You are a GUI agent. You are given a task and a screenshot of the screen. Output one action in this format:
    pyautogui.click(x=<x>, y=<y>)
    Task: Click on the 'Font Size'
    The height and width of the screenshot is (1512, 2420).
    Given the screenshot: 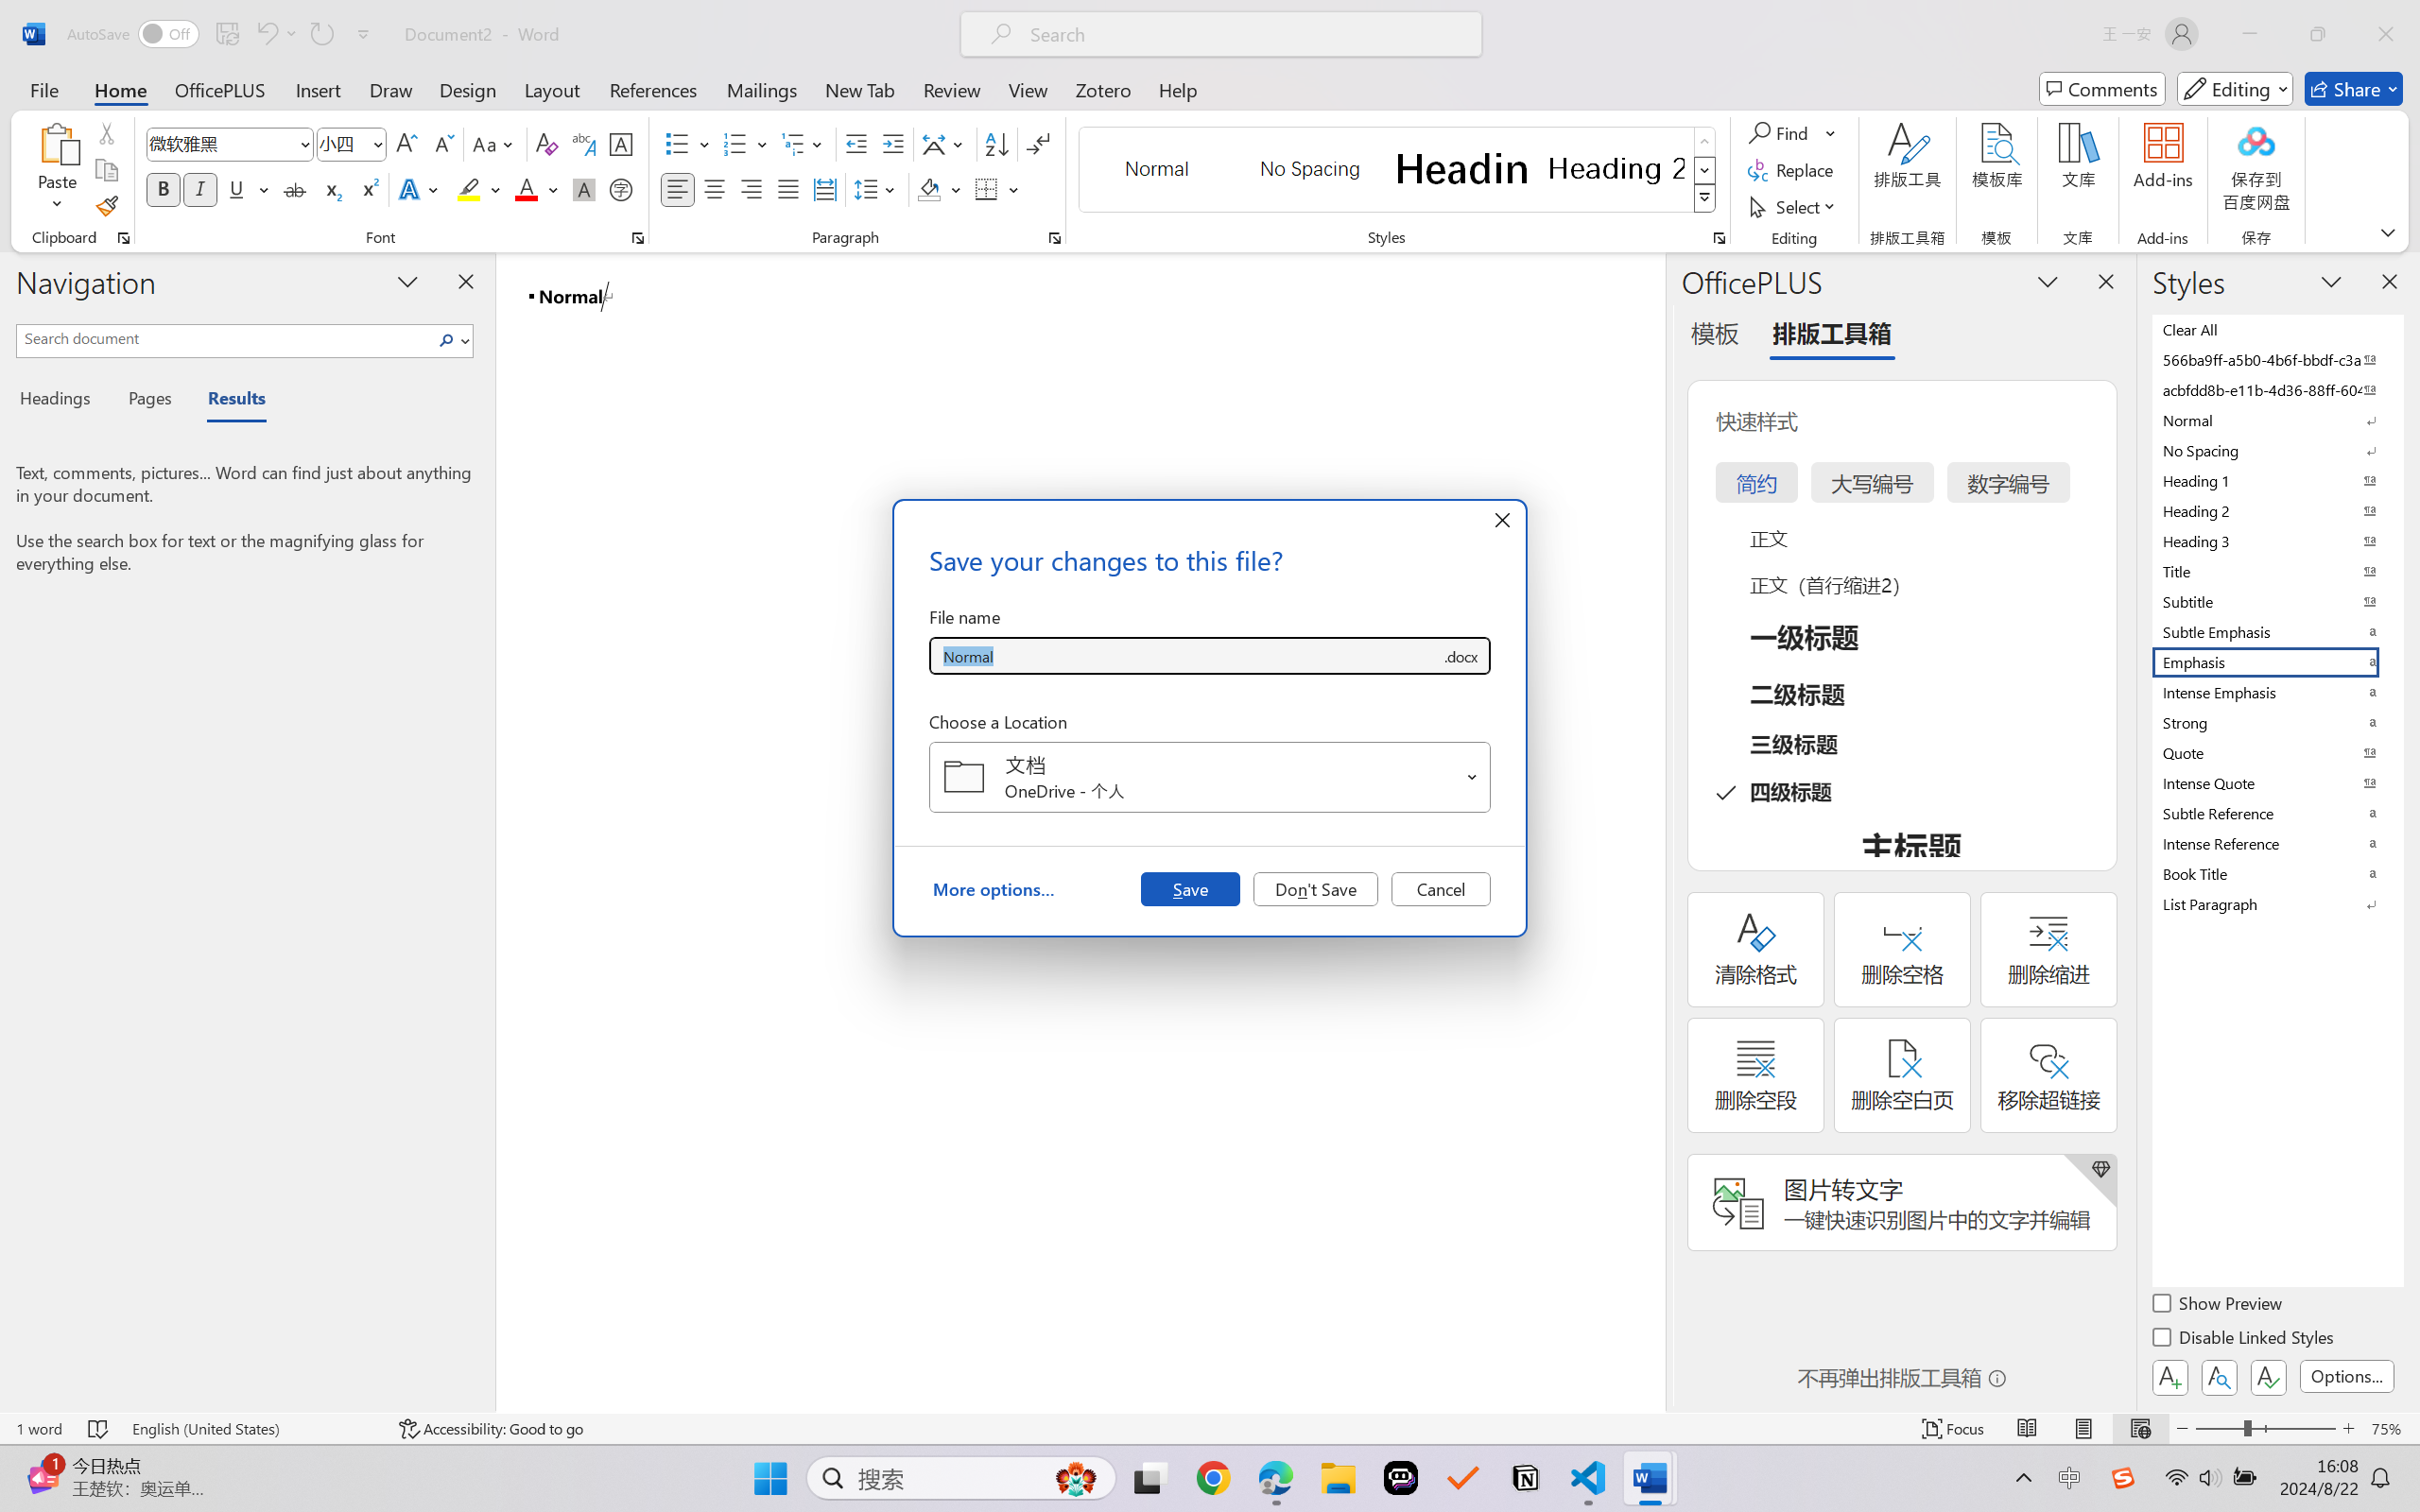 What is the action you would take?
    pyautogui.click(x=351, y=144)
    